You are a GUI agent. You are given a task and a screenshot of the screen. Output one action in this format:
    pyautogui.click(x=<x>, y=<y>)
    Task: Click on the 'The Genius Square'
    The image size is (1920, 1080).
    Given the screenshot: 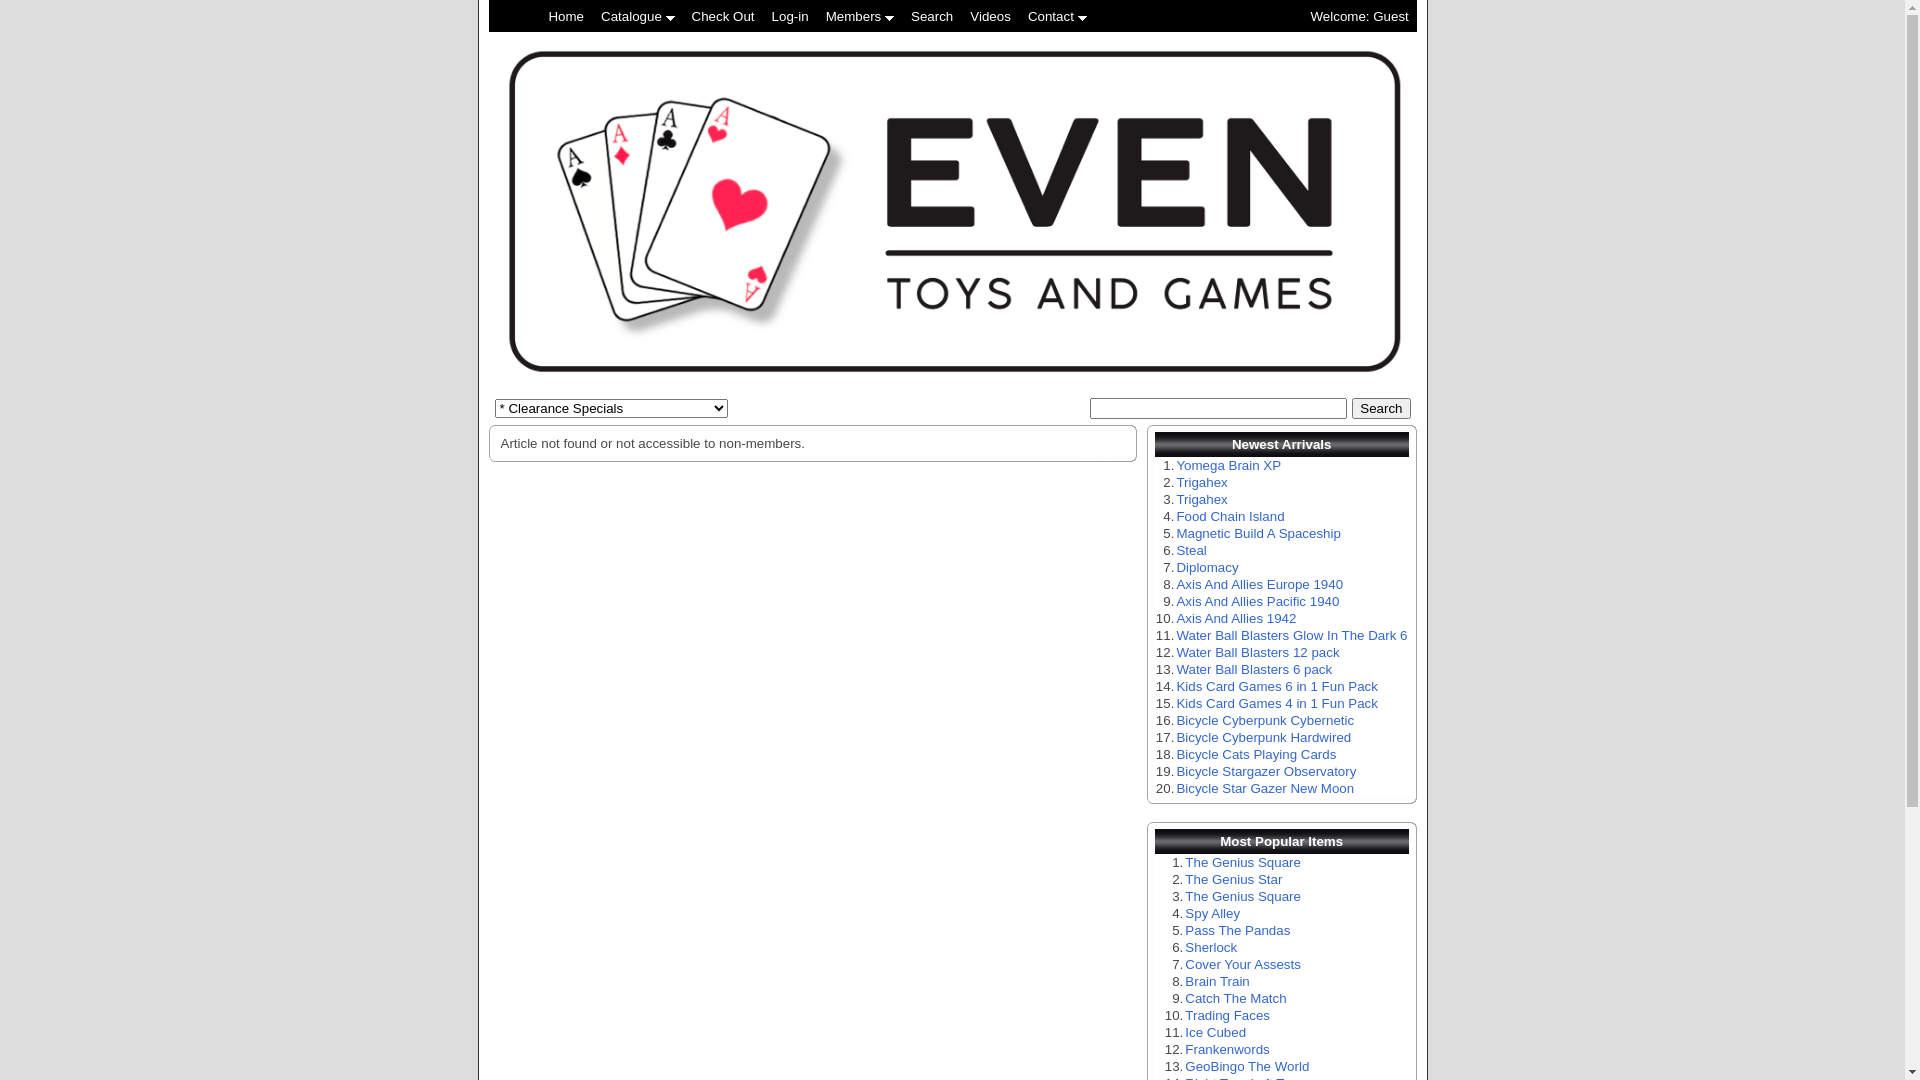 What is the action you would take?
    pyautogui.click(x=1242, y=861)
    